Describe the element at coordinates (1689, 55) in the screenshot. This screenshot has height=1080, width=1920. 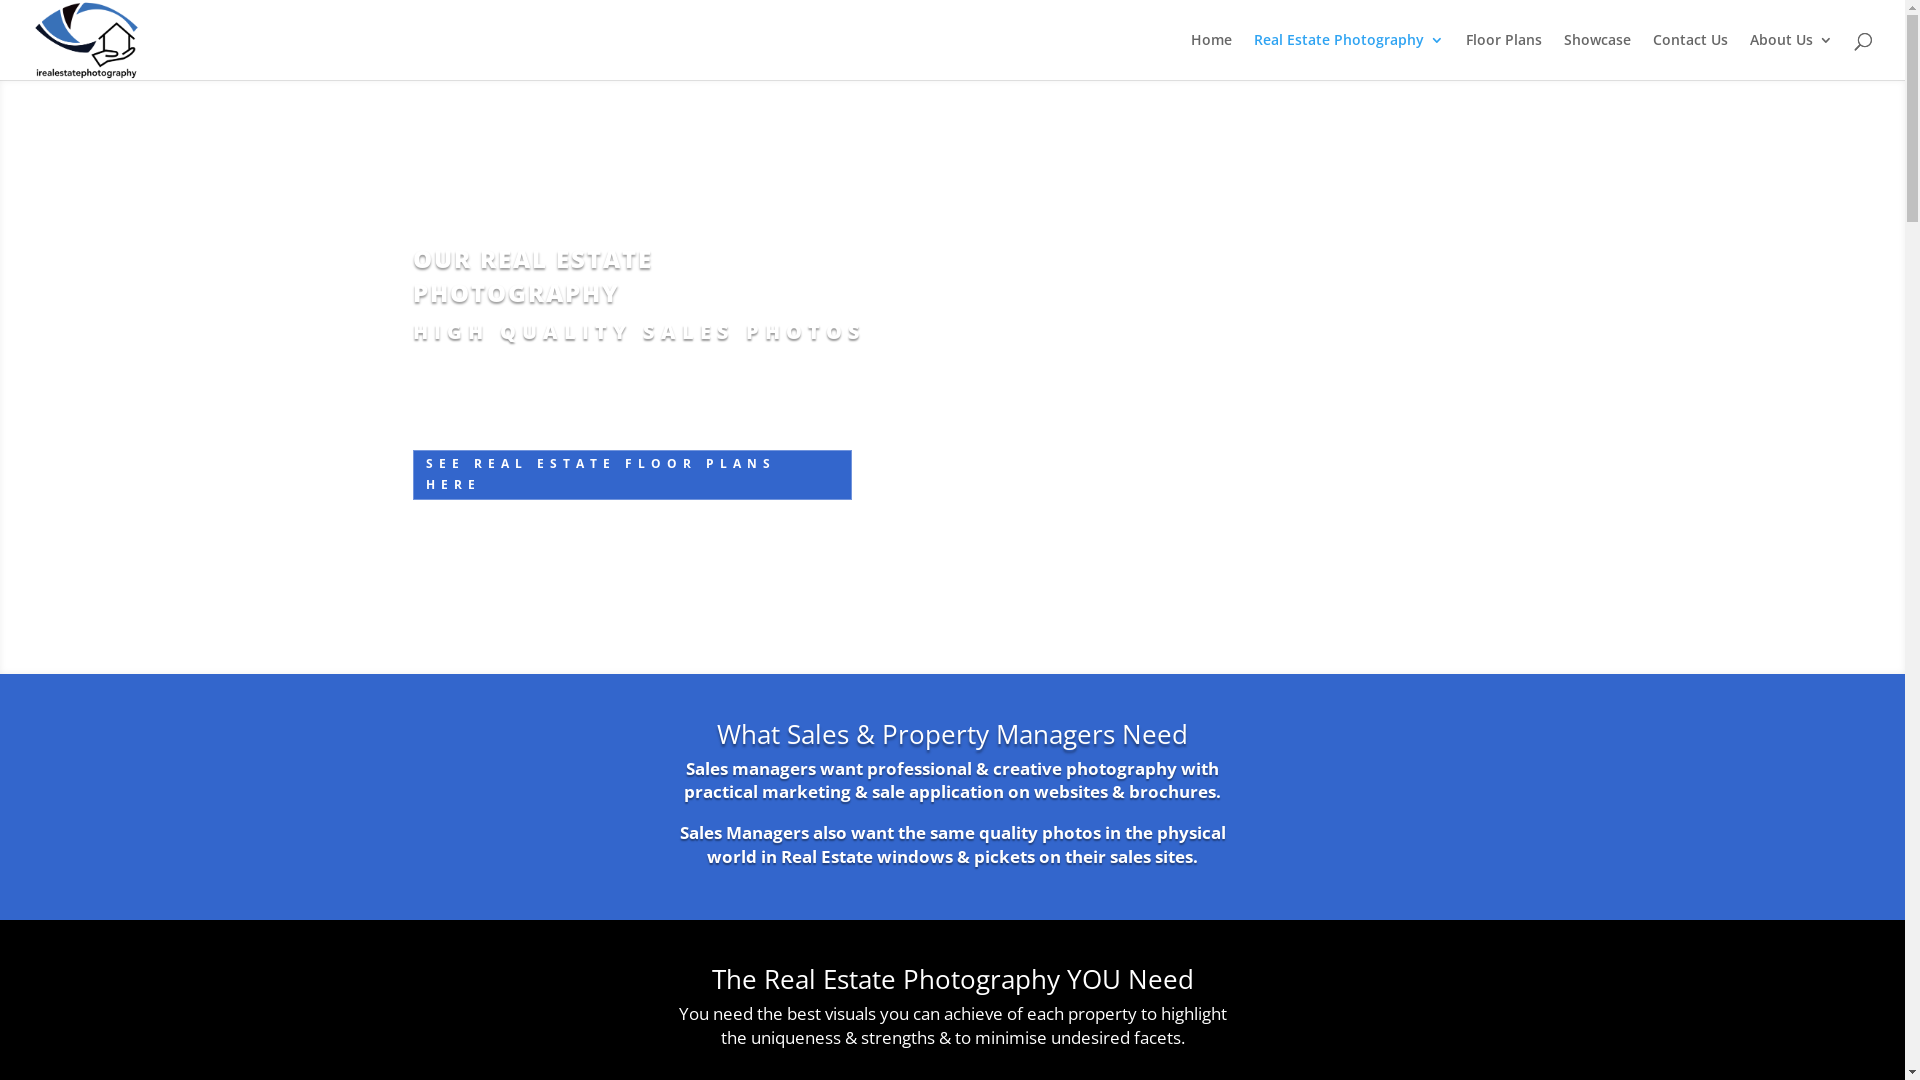
I see `'Contact Us'` at that location.